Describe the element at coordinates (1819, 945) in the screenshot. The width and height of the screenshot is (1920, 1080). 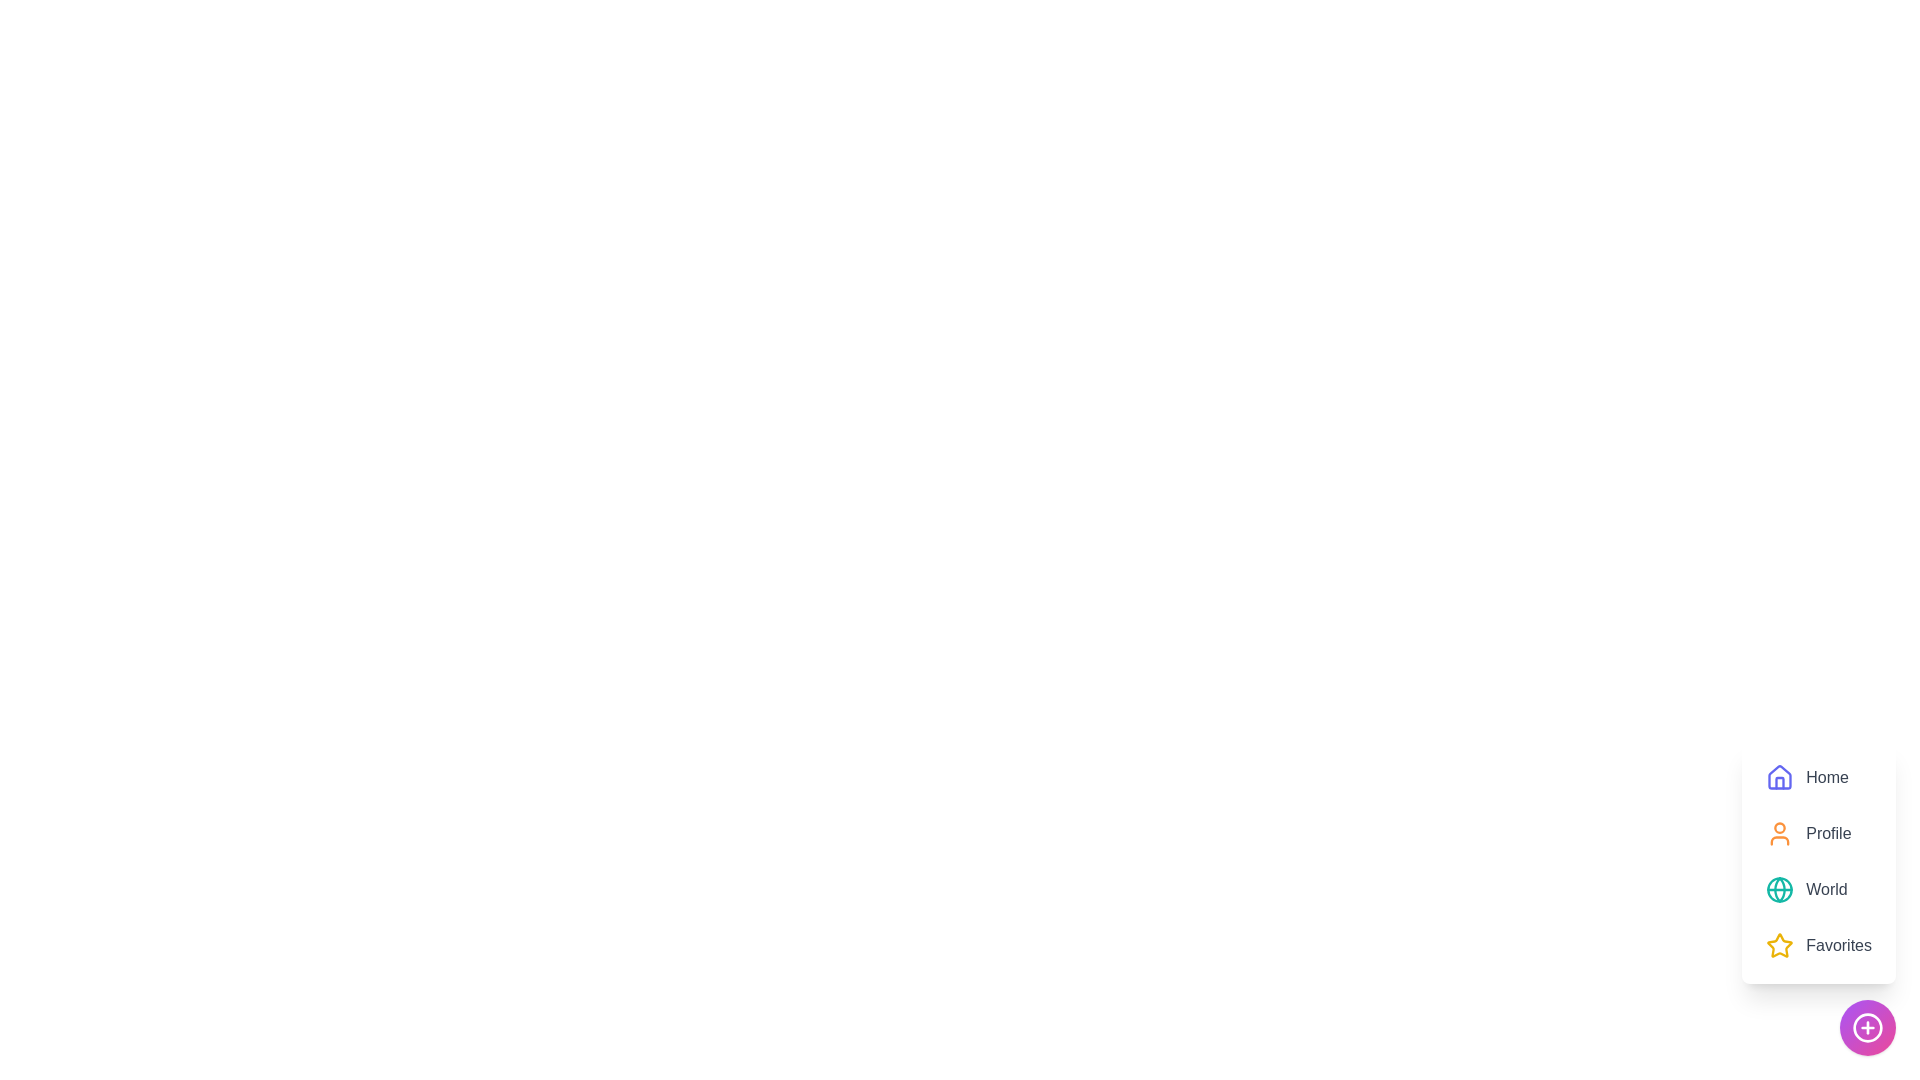
I see `the 'Favorites' menu item` at that location.